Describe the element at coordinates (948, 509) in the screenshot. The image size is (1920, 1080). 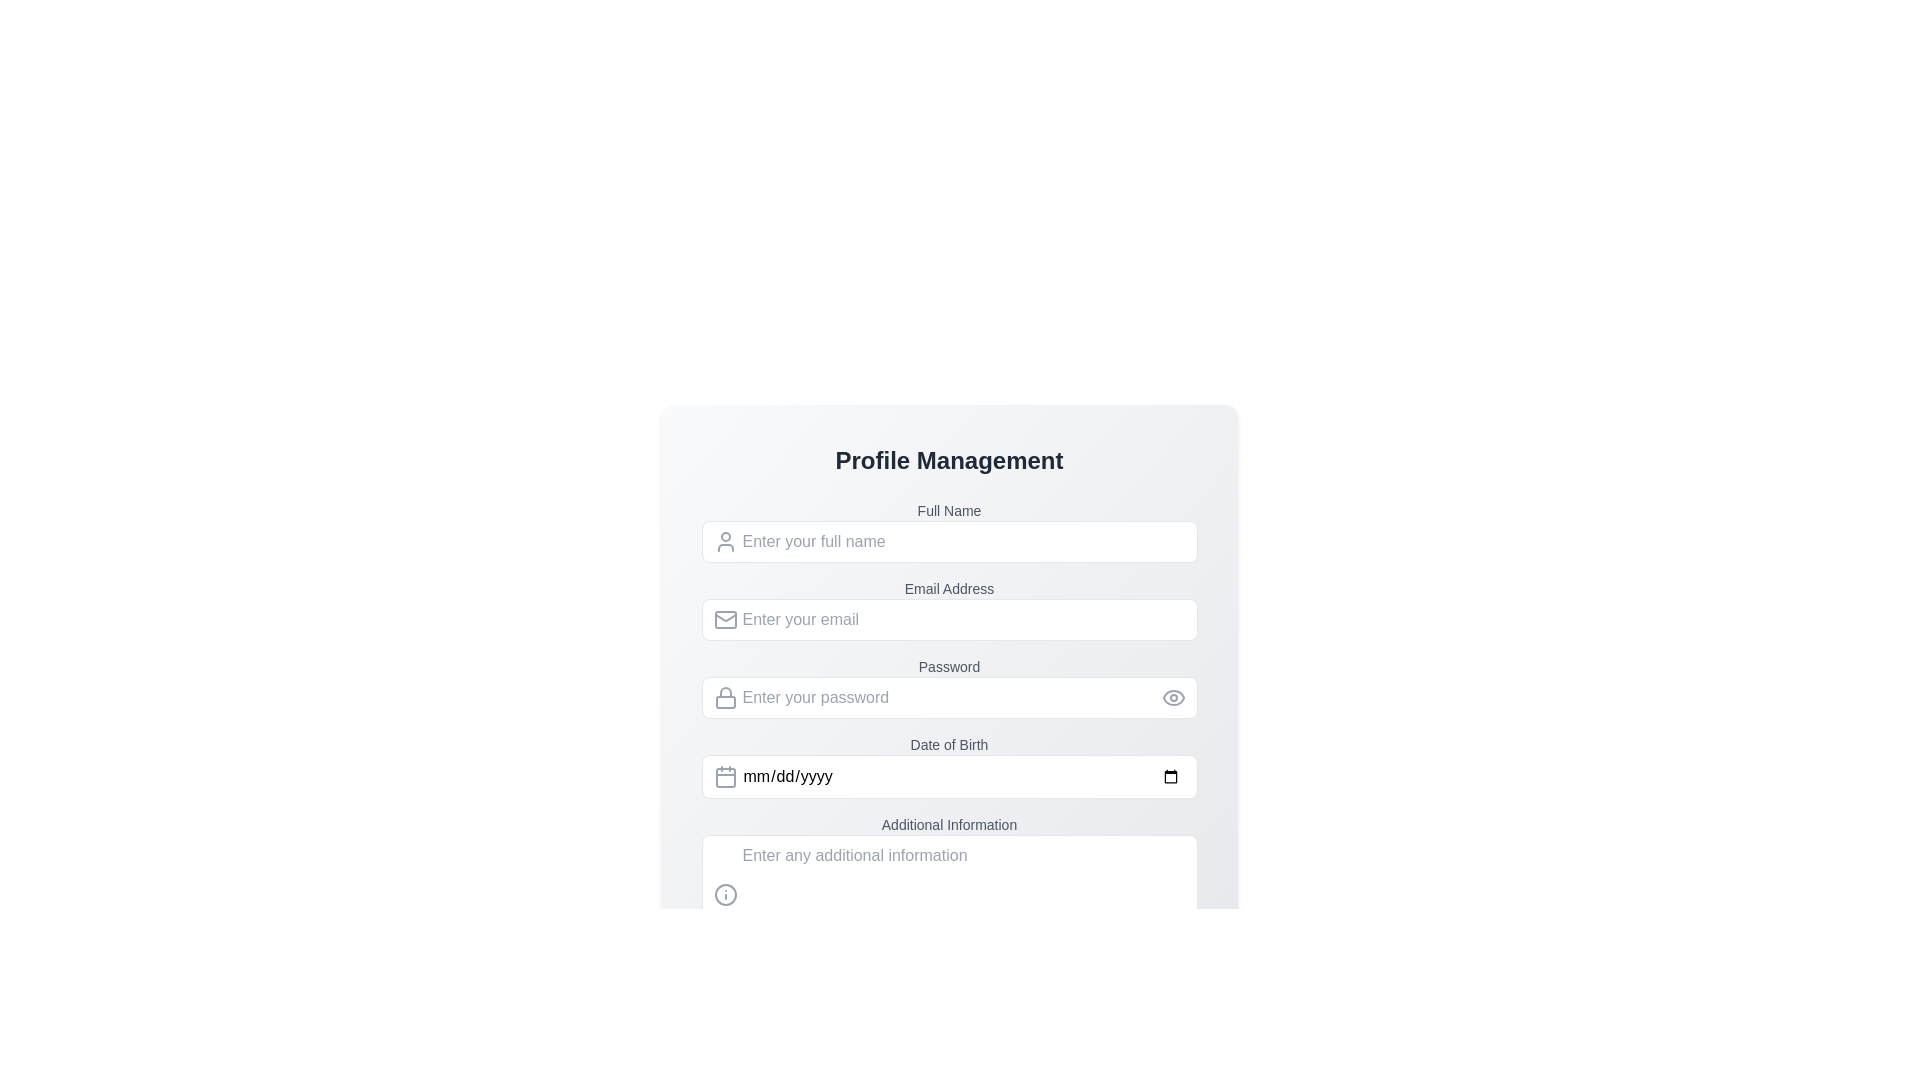
I see `'Full Name' label, which is a text label styled in gray color and positioned at the top of the Profile Management form, to understand the expected input` at that location.